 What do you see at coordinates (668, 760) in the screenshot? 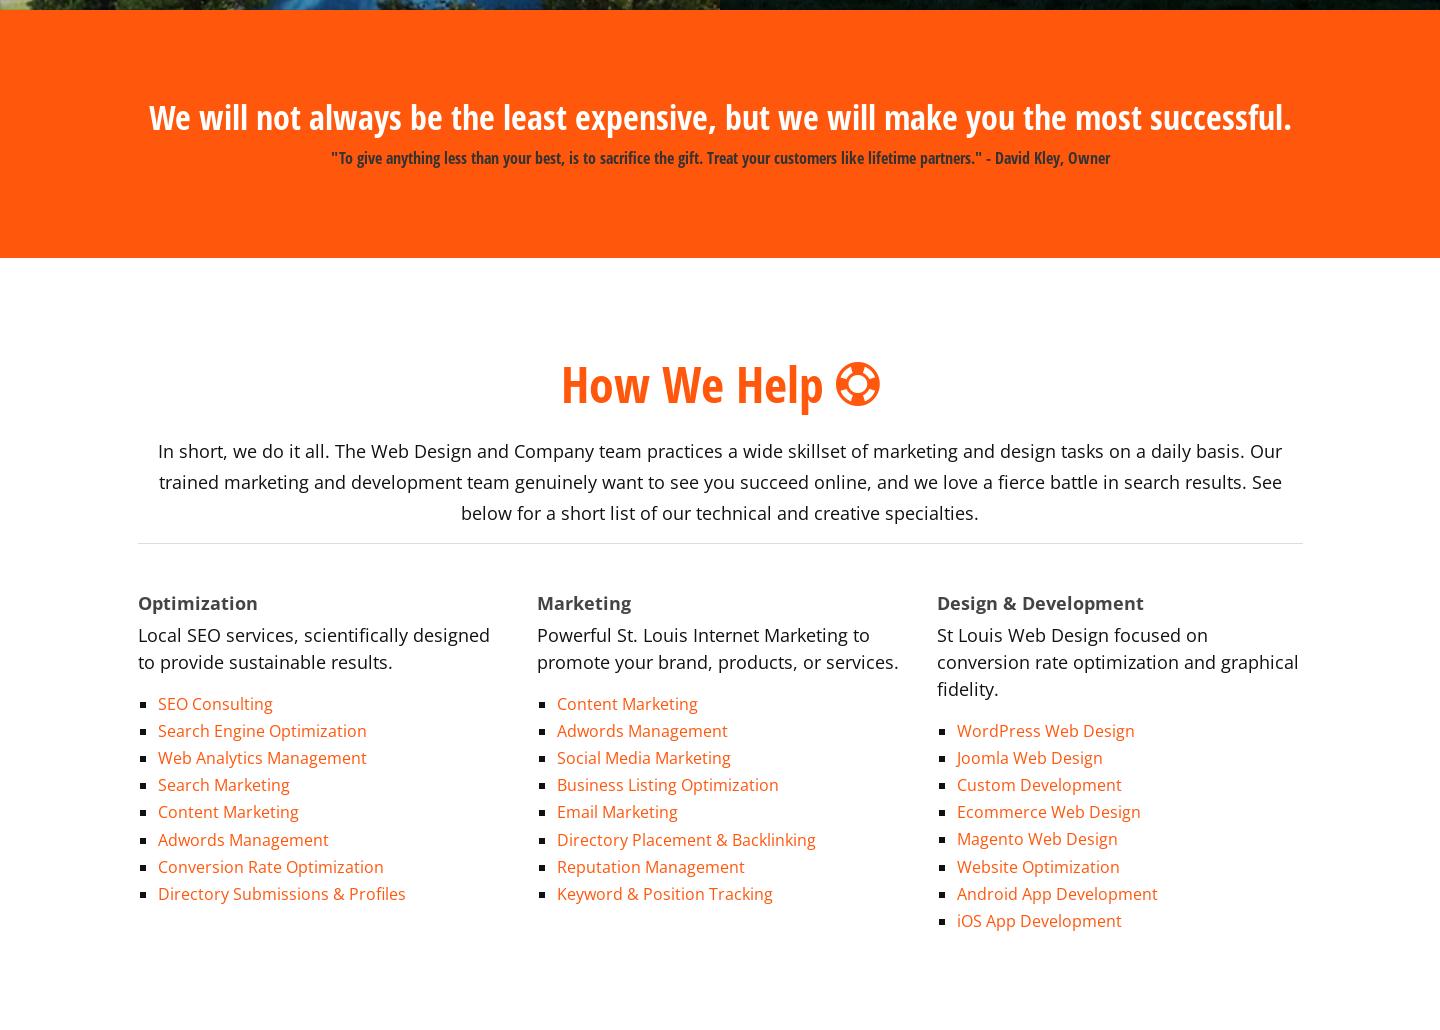
I see `'Business Listing Optimization'` at bounding box center [668, 760].